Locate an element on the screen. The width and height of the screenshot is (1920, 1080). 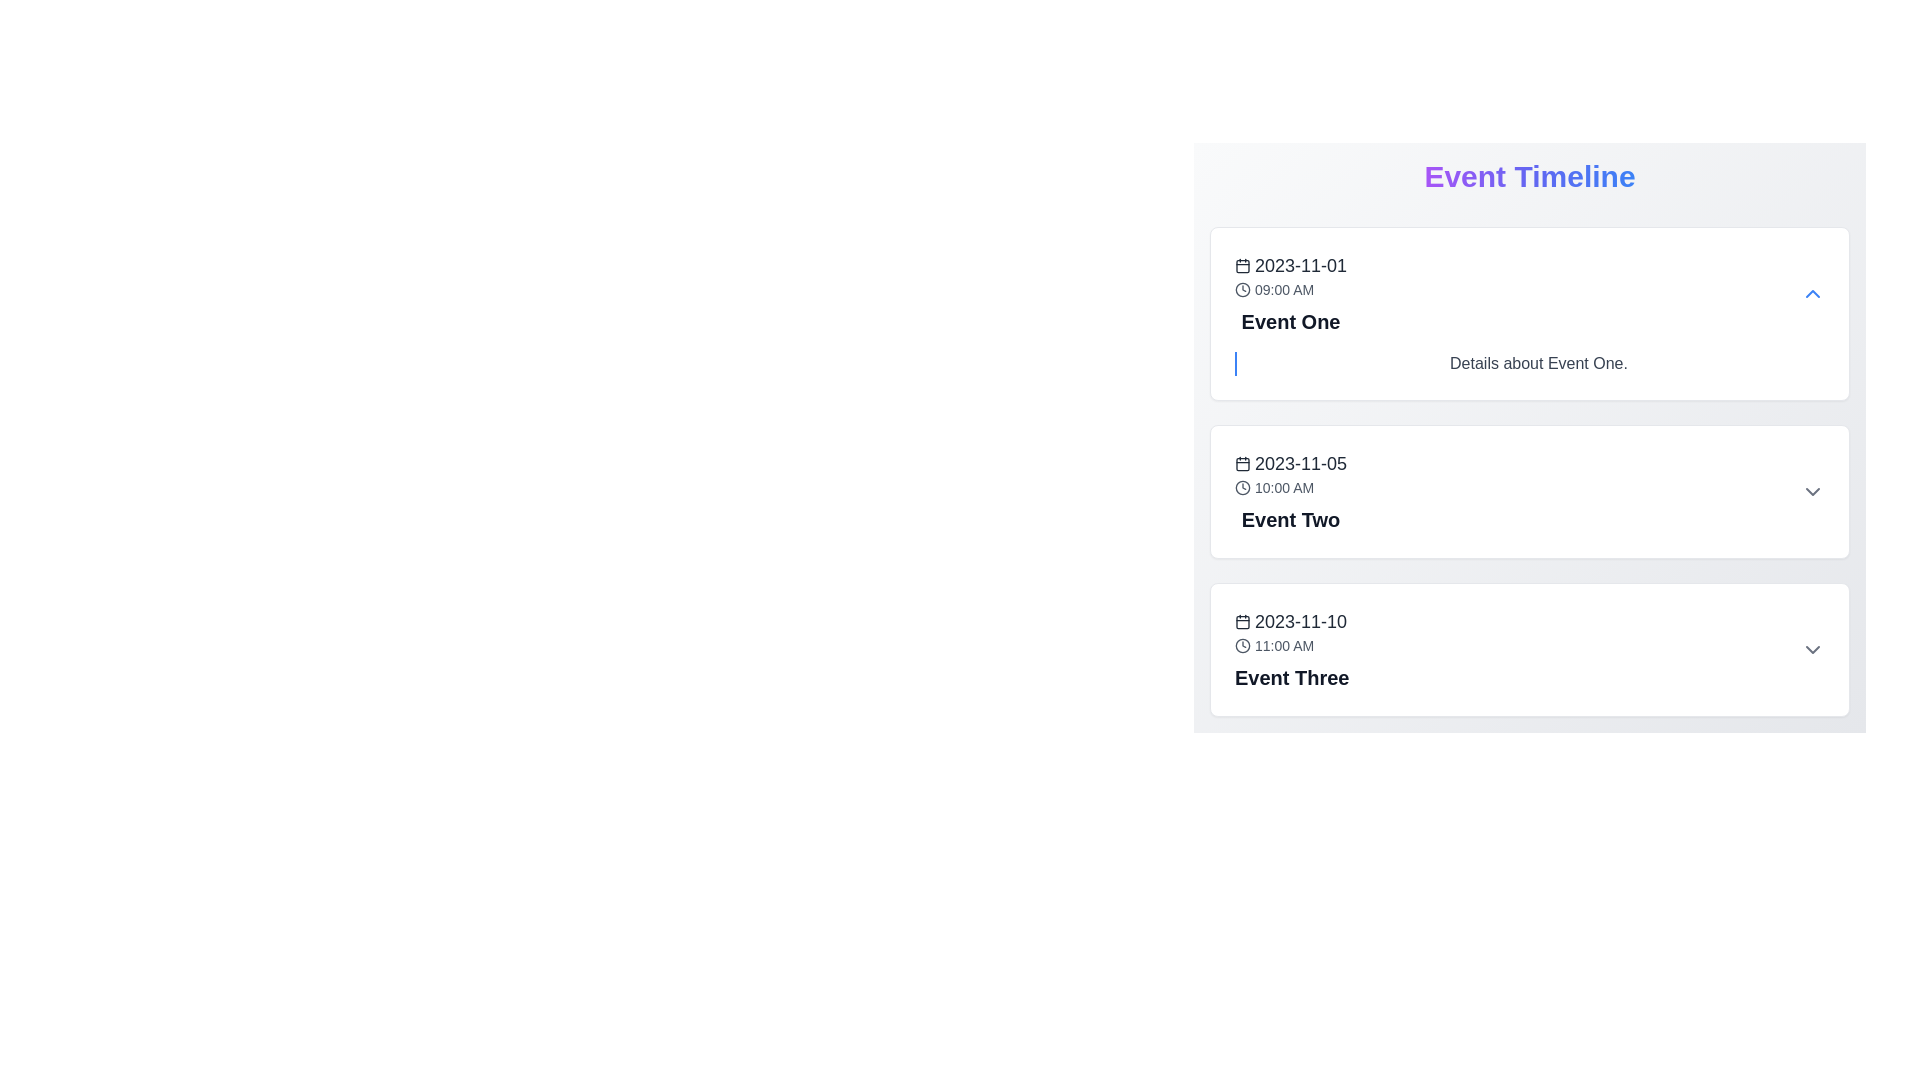
displayed date from the date display element of 'Event Three', located in the center-left of the third event card beneath the timeline header is located at coordinates (1292, 620).